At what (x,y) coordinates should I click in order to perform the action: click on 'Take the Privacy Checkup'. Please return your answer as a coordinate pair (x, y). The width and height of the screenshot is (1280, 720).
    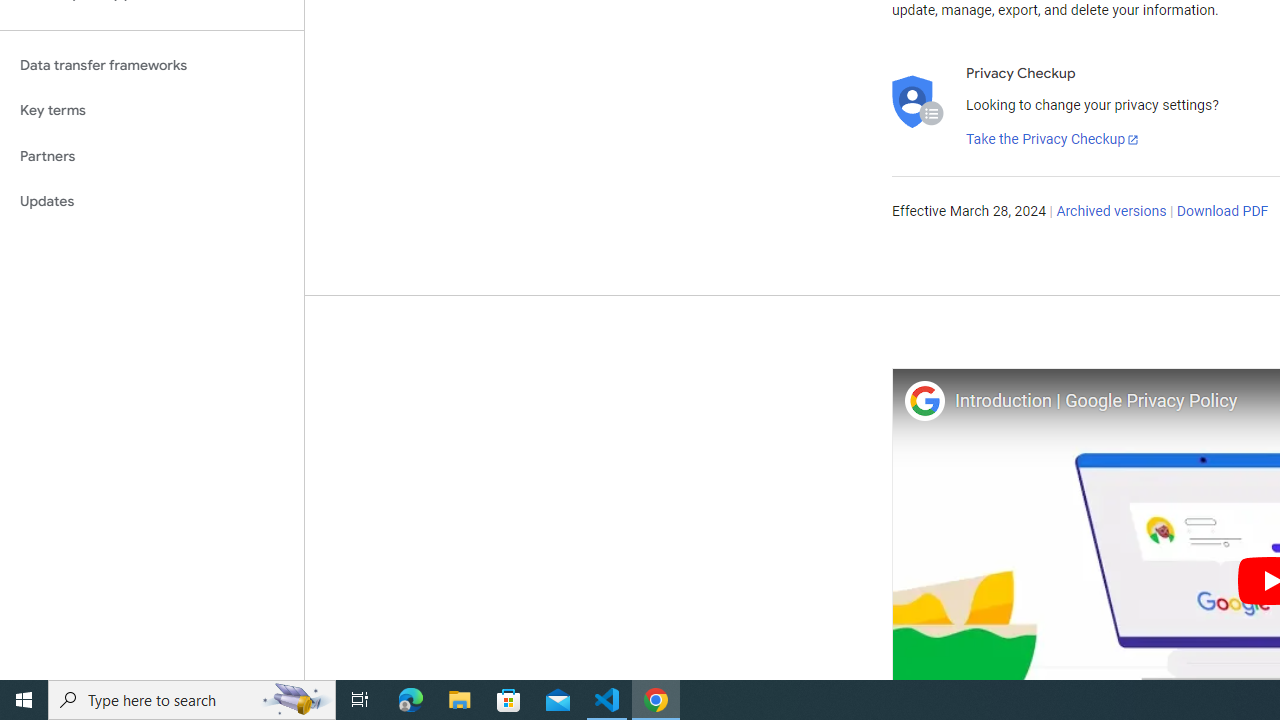
    Looking at the image, I should click on (1052, 139).